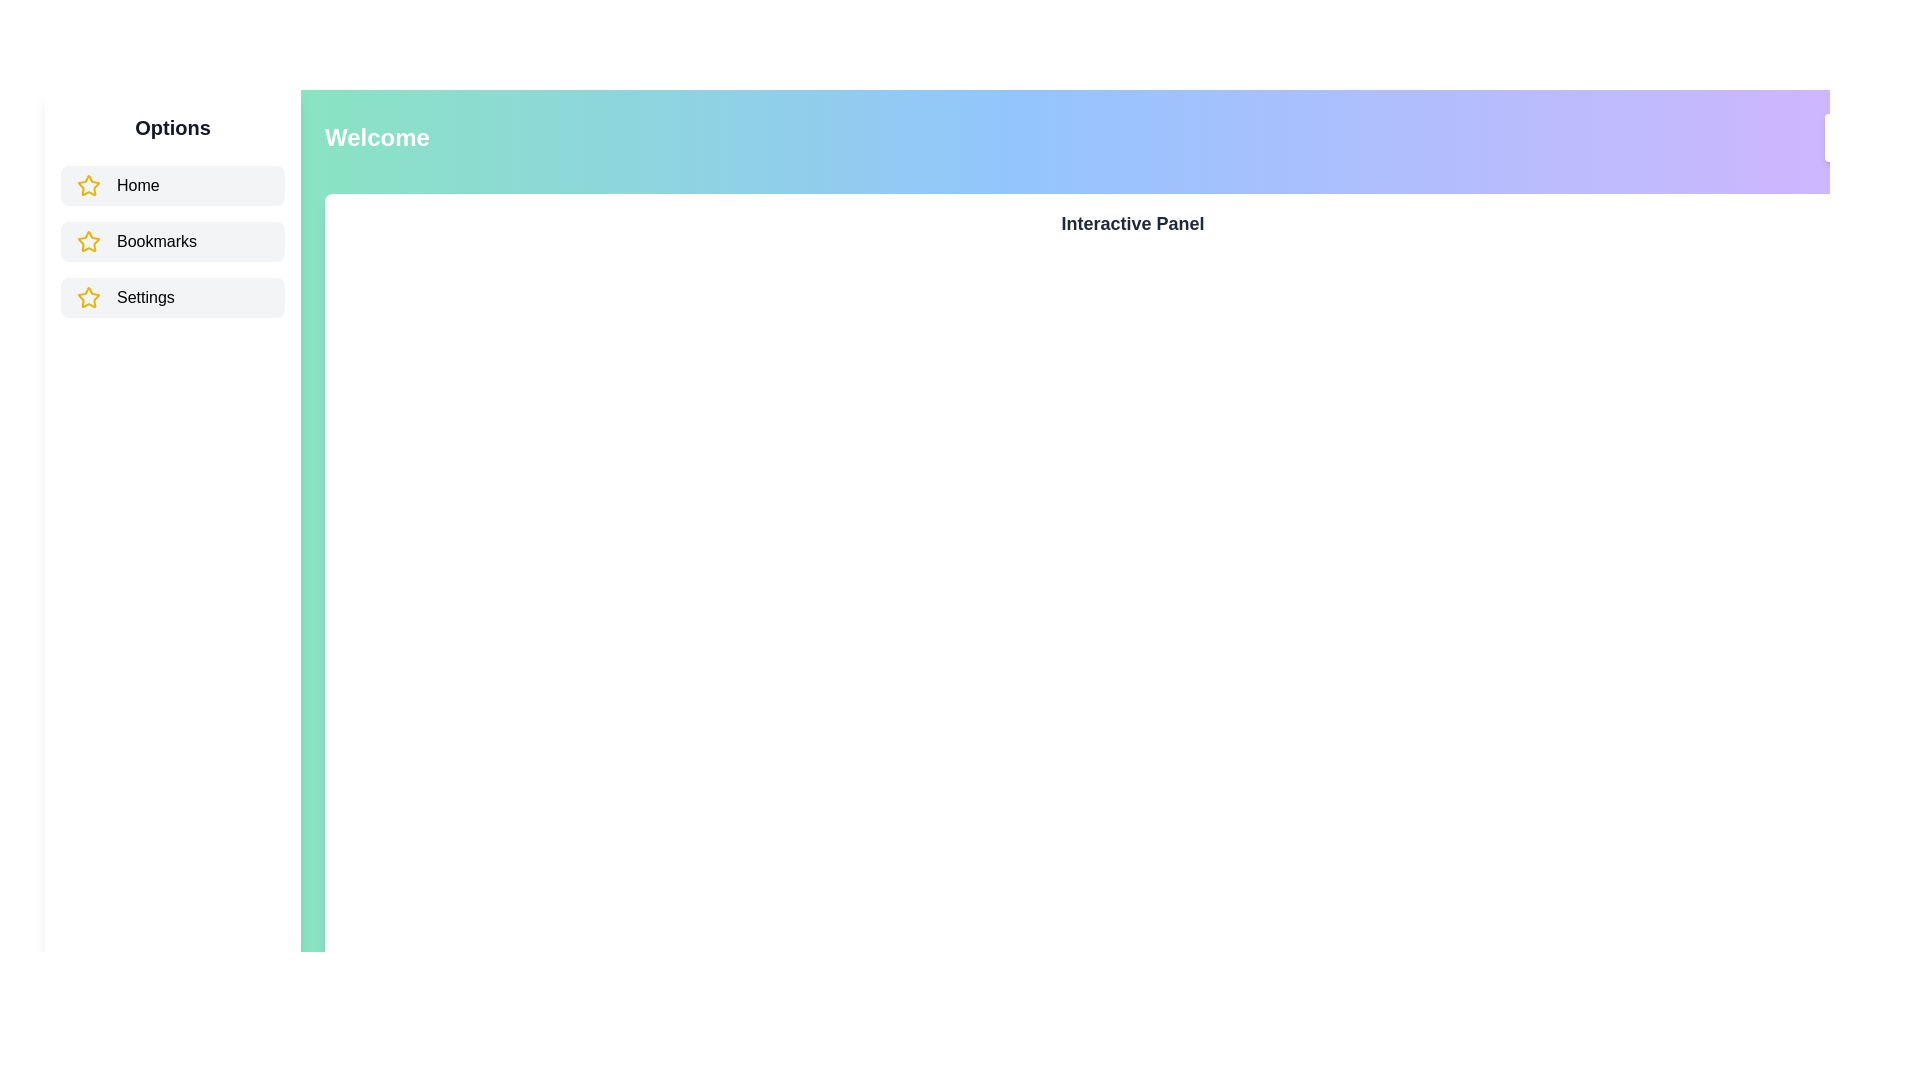  I want to click on the 'Home' icon in the vertically stacked navigation menu located on the left side of the interface, so click(88, 297).